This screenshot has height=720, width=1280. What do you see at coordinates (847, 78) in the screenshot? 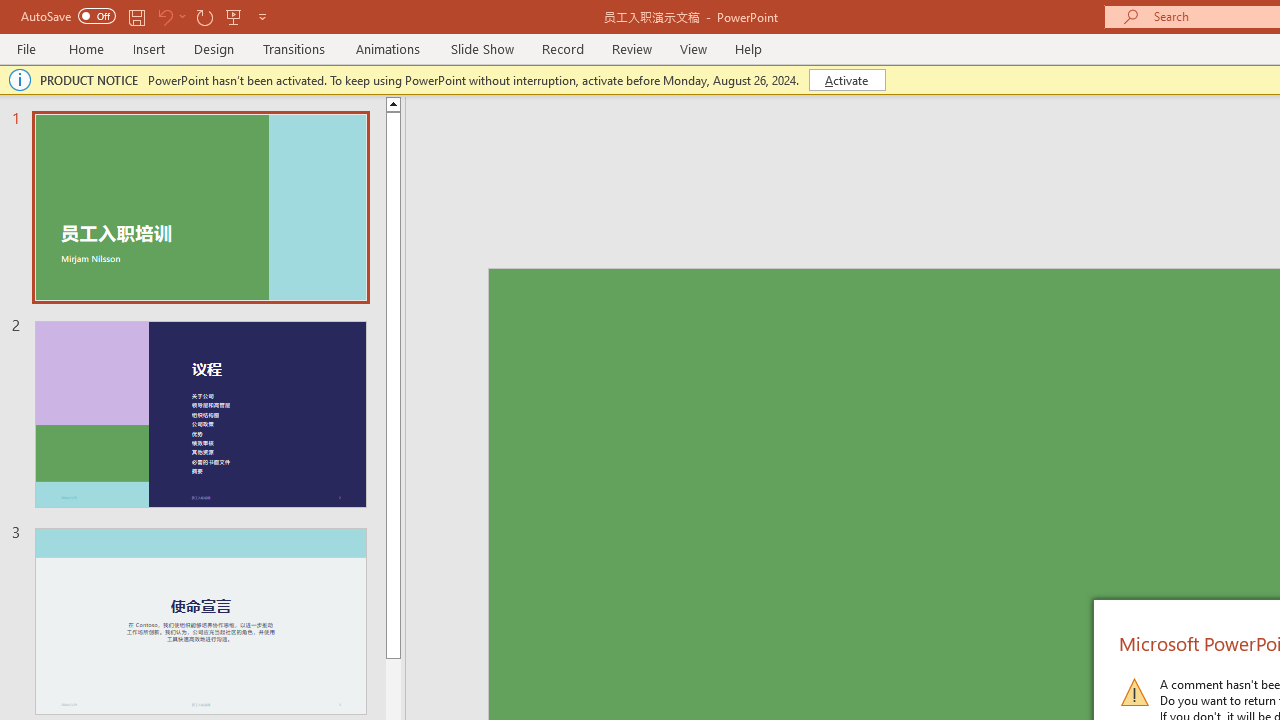
I see `'Activate'` at bounding box center [847, 78].